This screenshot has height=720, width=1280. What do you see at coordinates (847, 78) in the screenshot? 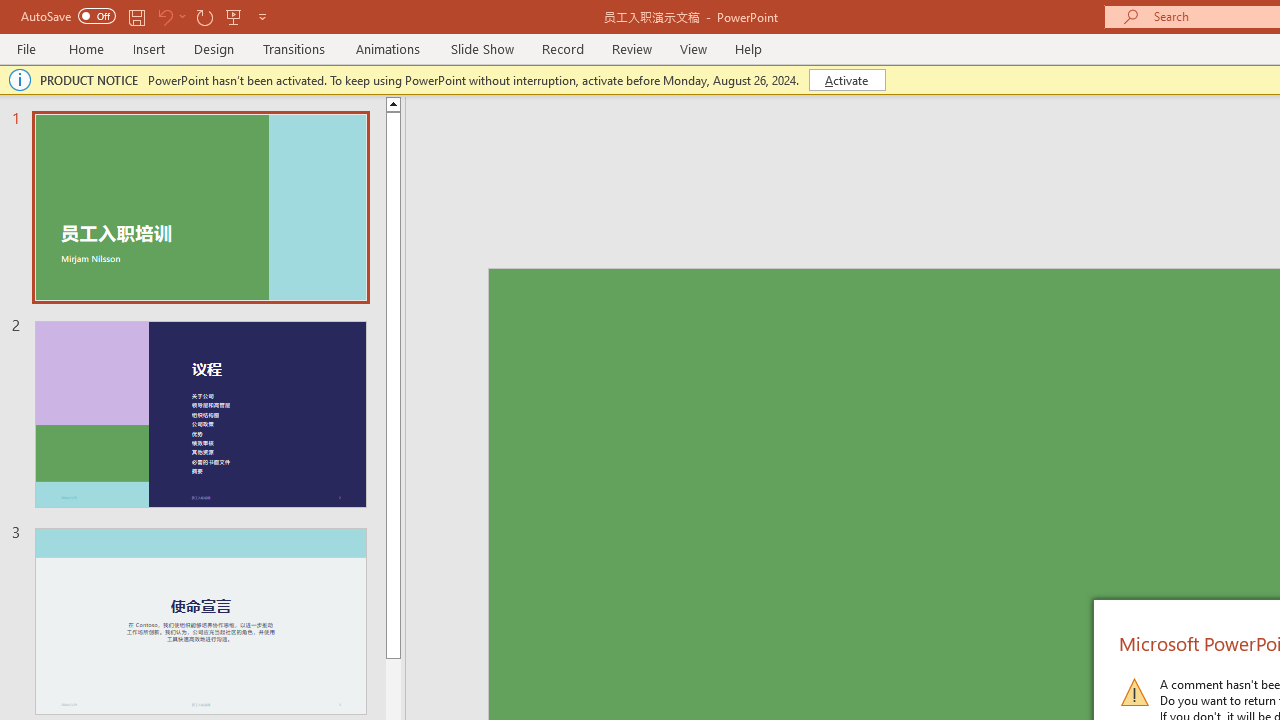
I see `'Activate'` at bounding box center [847, 78].